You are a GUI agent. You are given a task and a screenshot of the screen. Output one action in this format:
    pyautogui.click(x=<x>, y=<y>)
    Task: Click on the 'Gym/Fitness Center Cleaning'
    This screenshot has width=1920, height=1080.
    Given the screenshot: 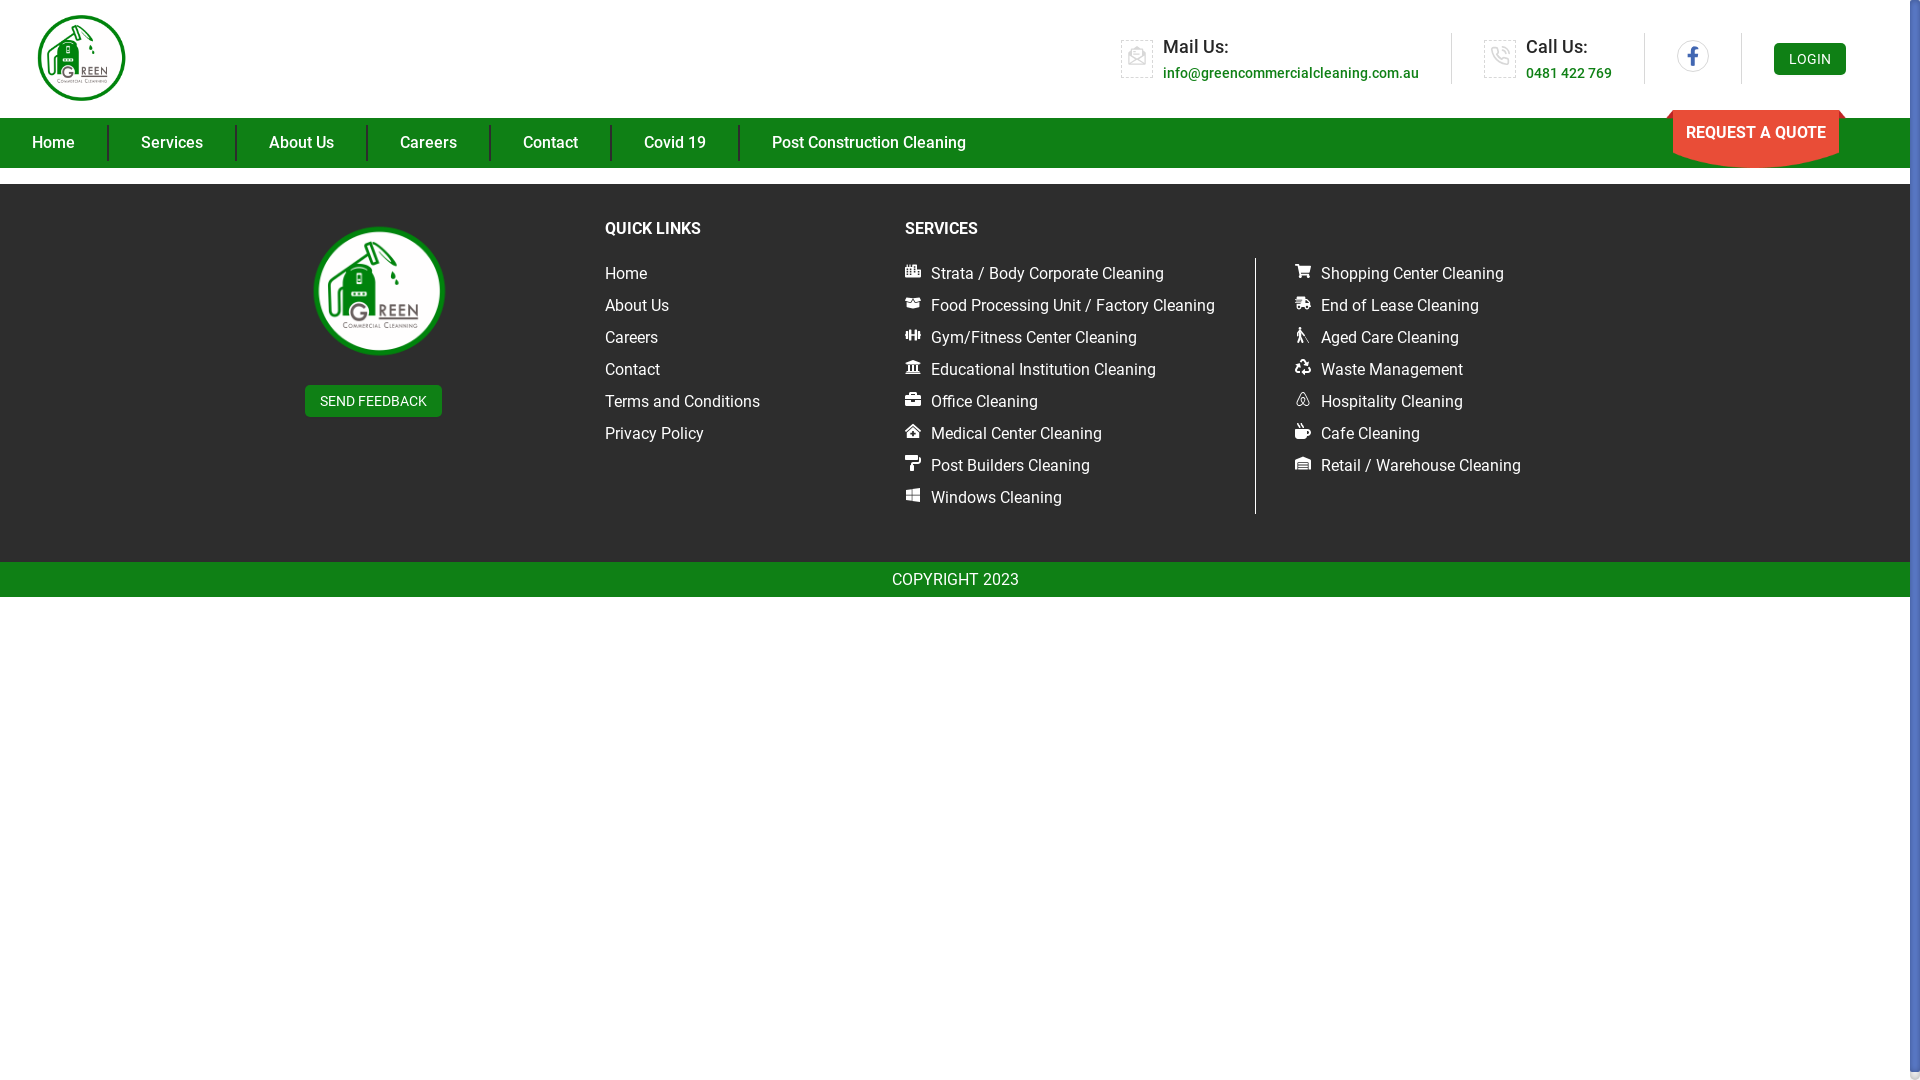 What is the action you would take?
    pyautogui.click(x=1021, y=336)
    